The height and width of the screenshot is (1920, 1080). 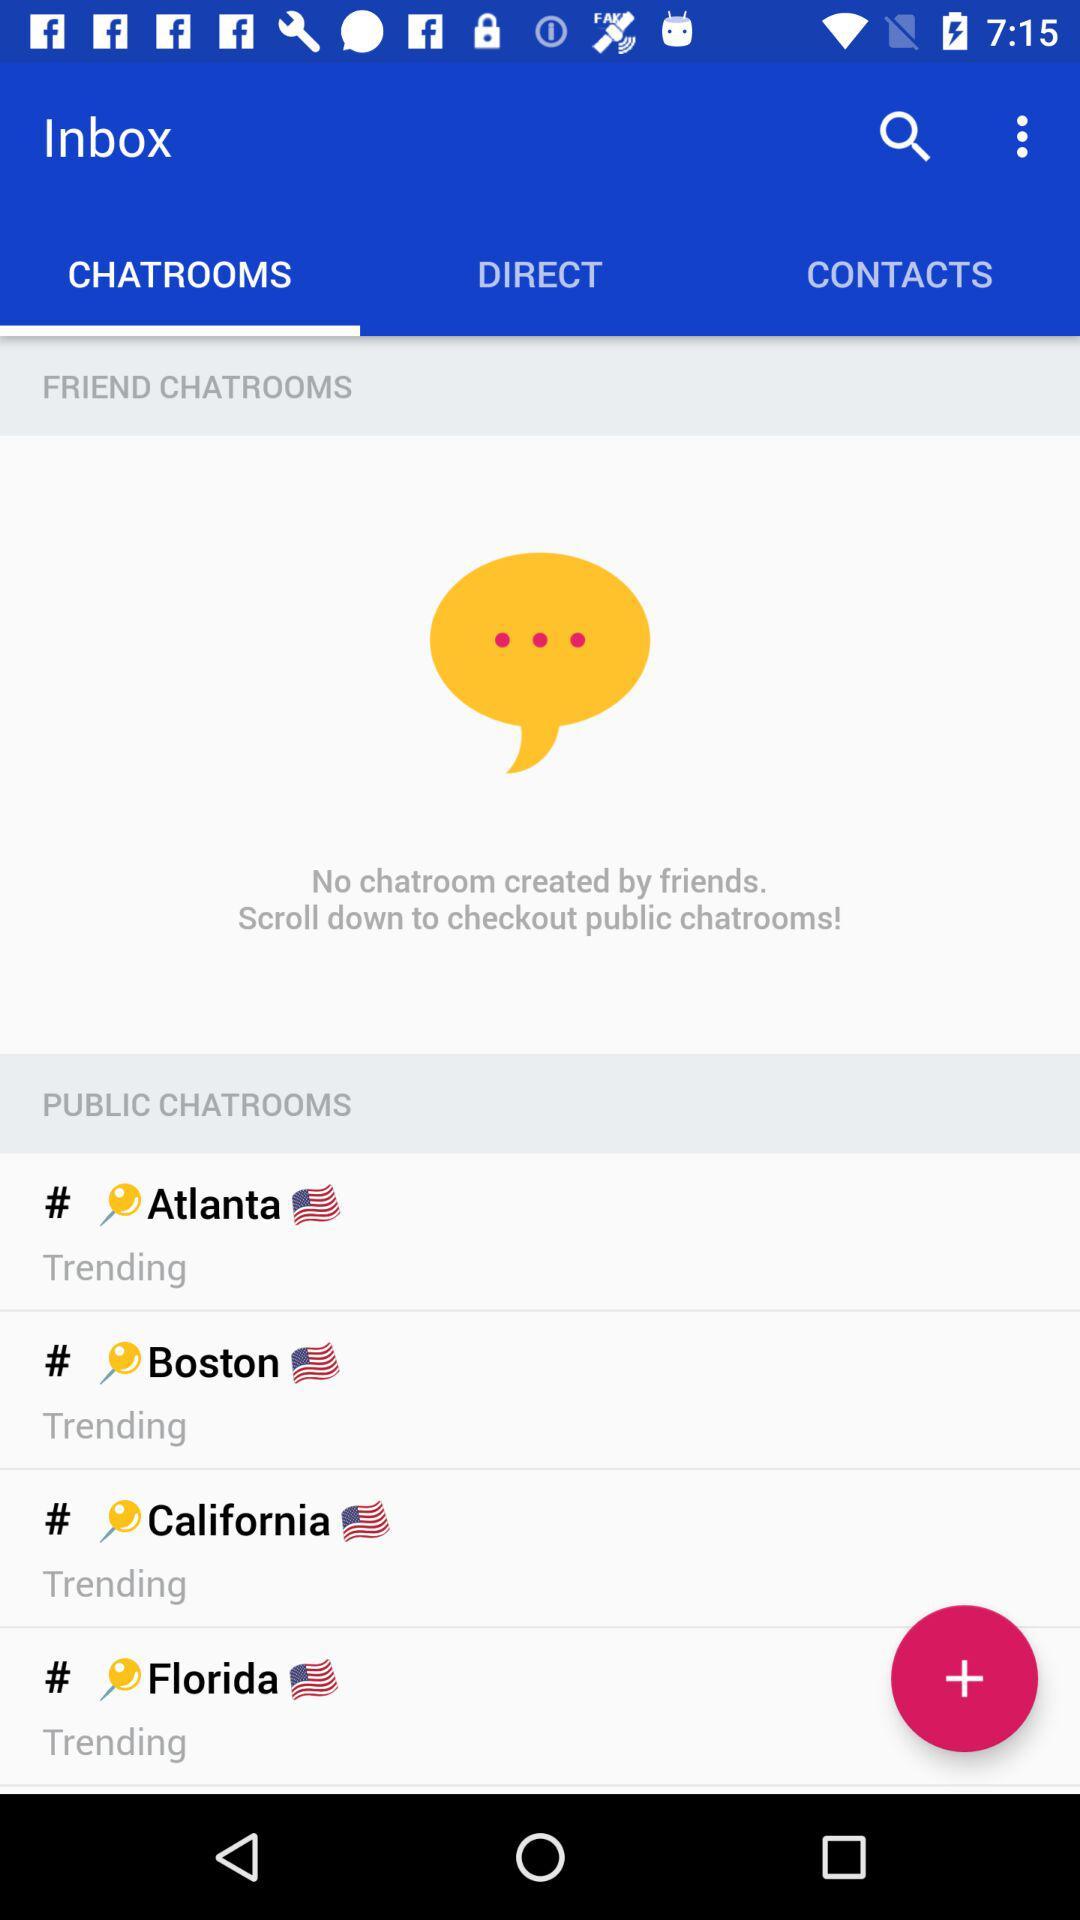 What do you see at coordinates (963, 1678) in the screenshot?
I see `the icon below the trending` at bounding box center [963, 1678].